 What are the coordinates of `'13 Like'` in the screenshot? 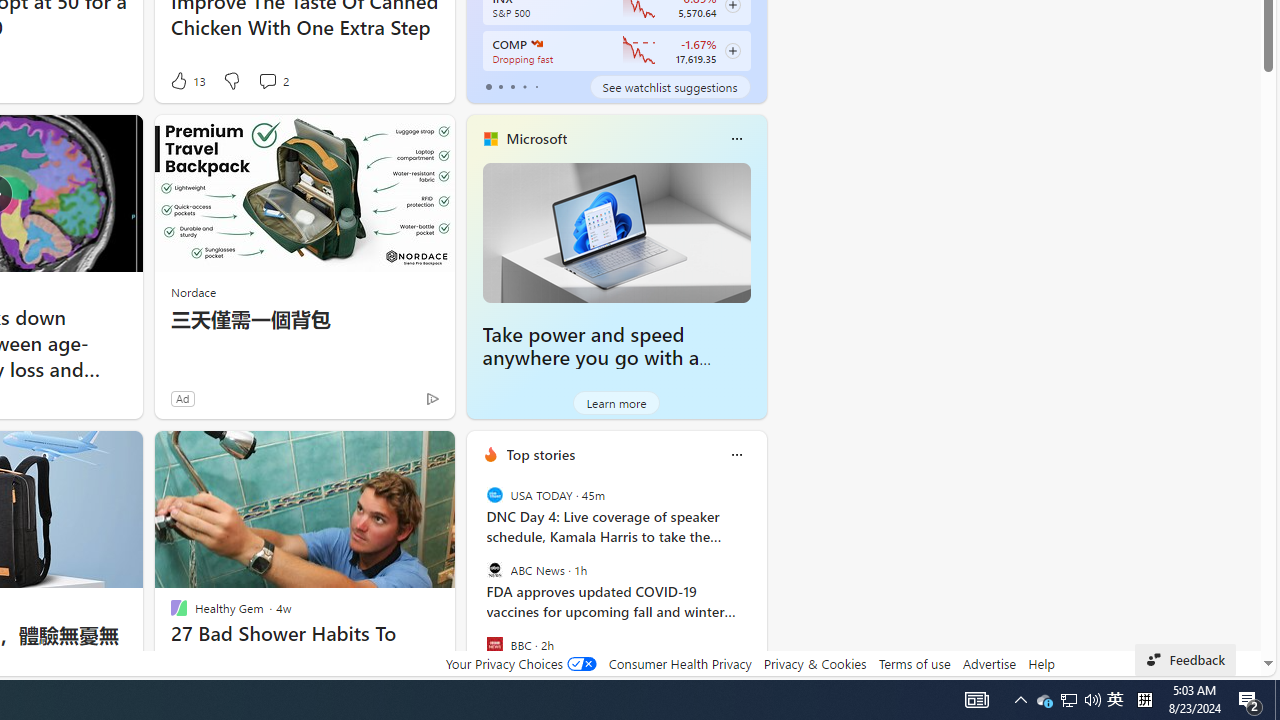 It's located at (186, 80).